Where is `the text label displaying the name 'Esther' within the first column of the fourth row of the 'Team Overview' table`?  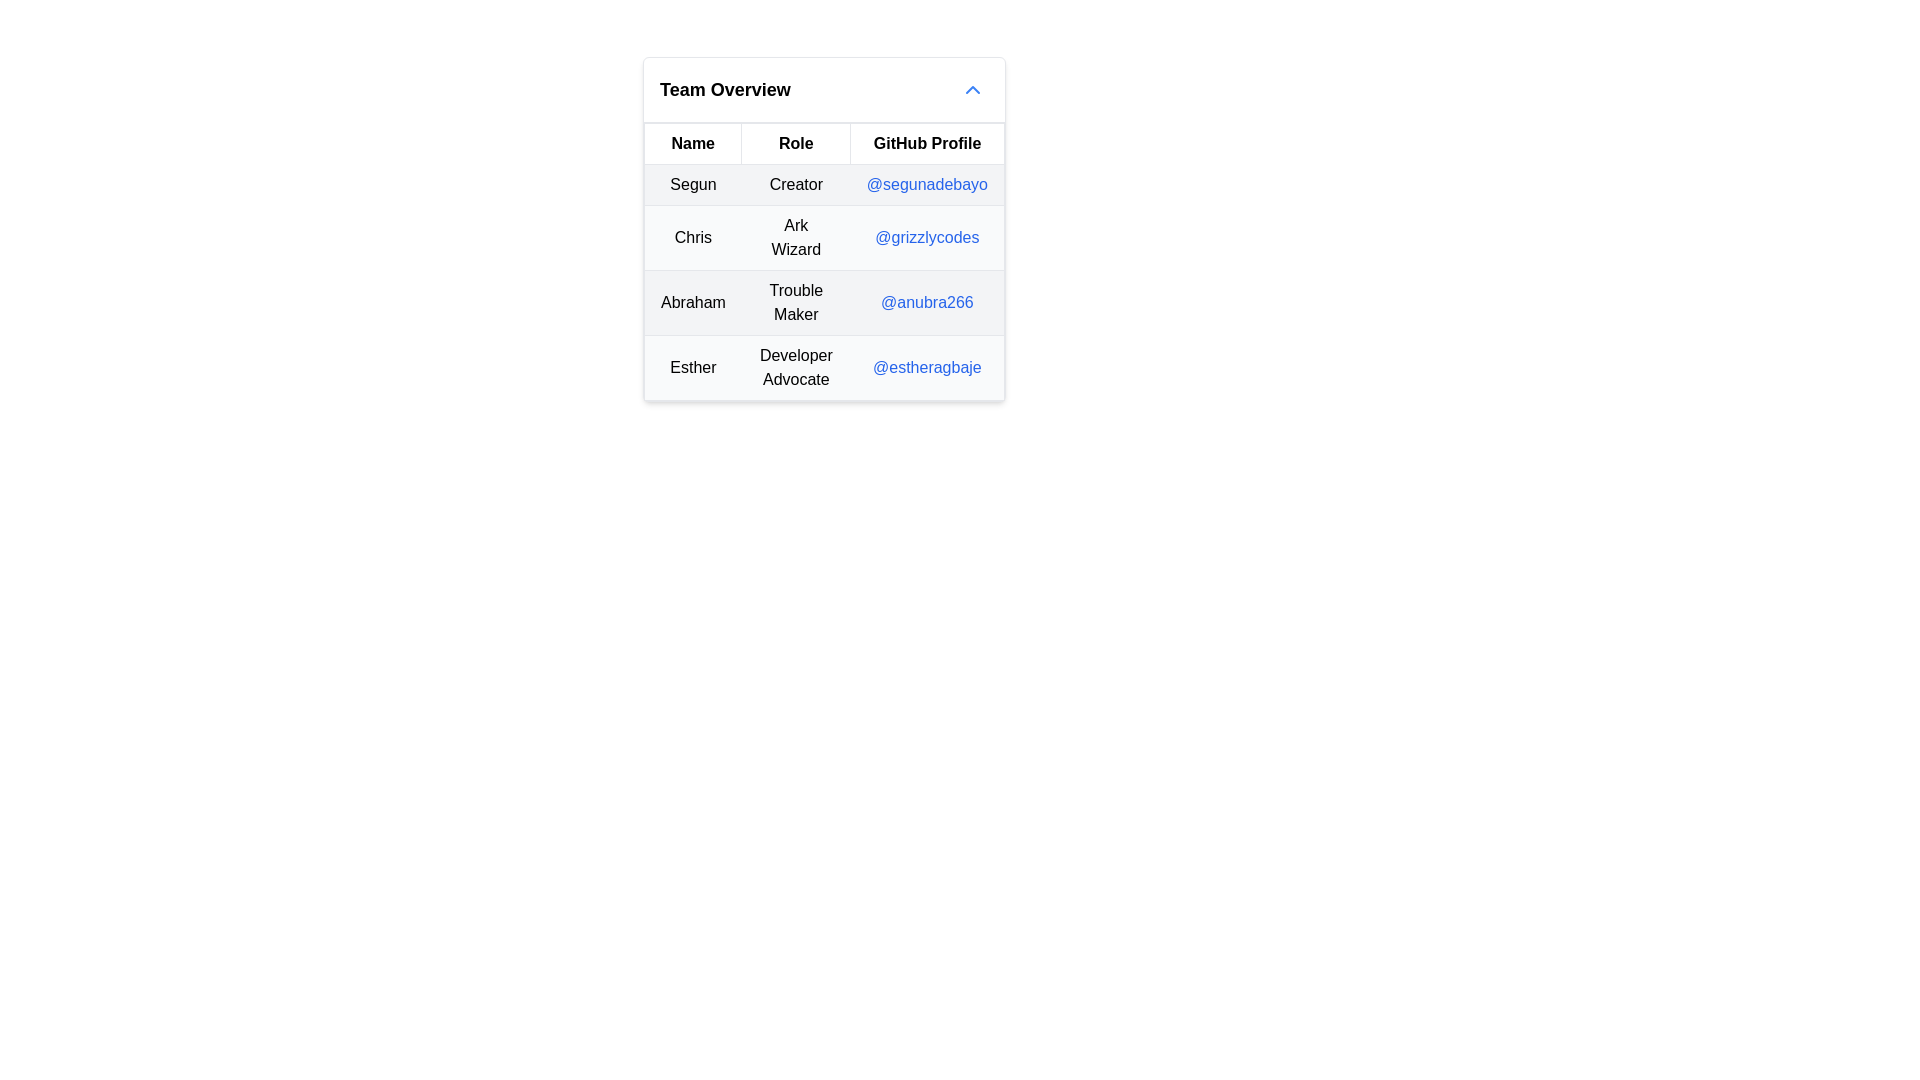 the text label displaying the name 'Esther' within the first column of the fourth row of the 'Team Overview' table is located at coordinates (693, 367).